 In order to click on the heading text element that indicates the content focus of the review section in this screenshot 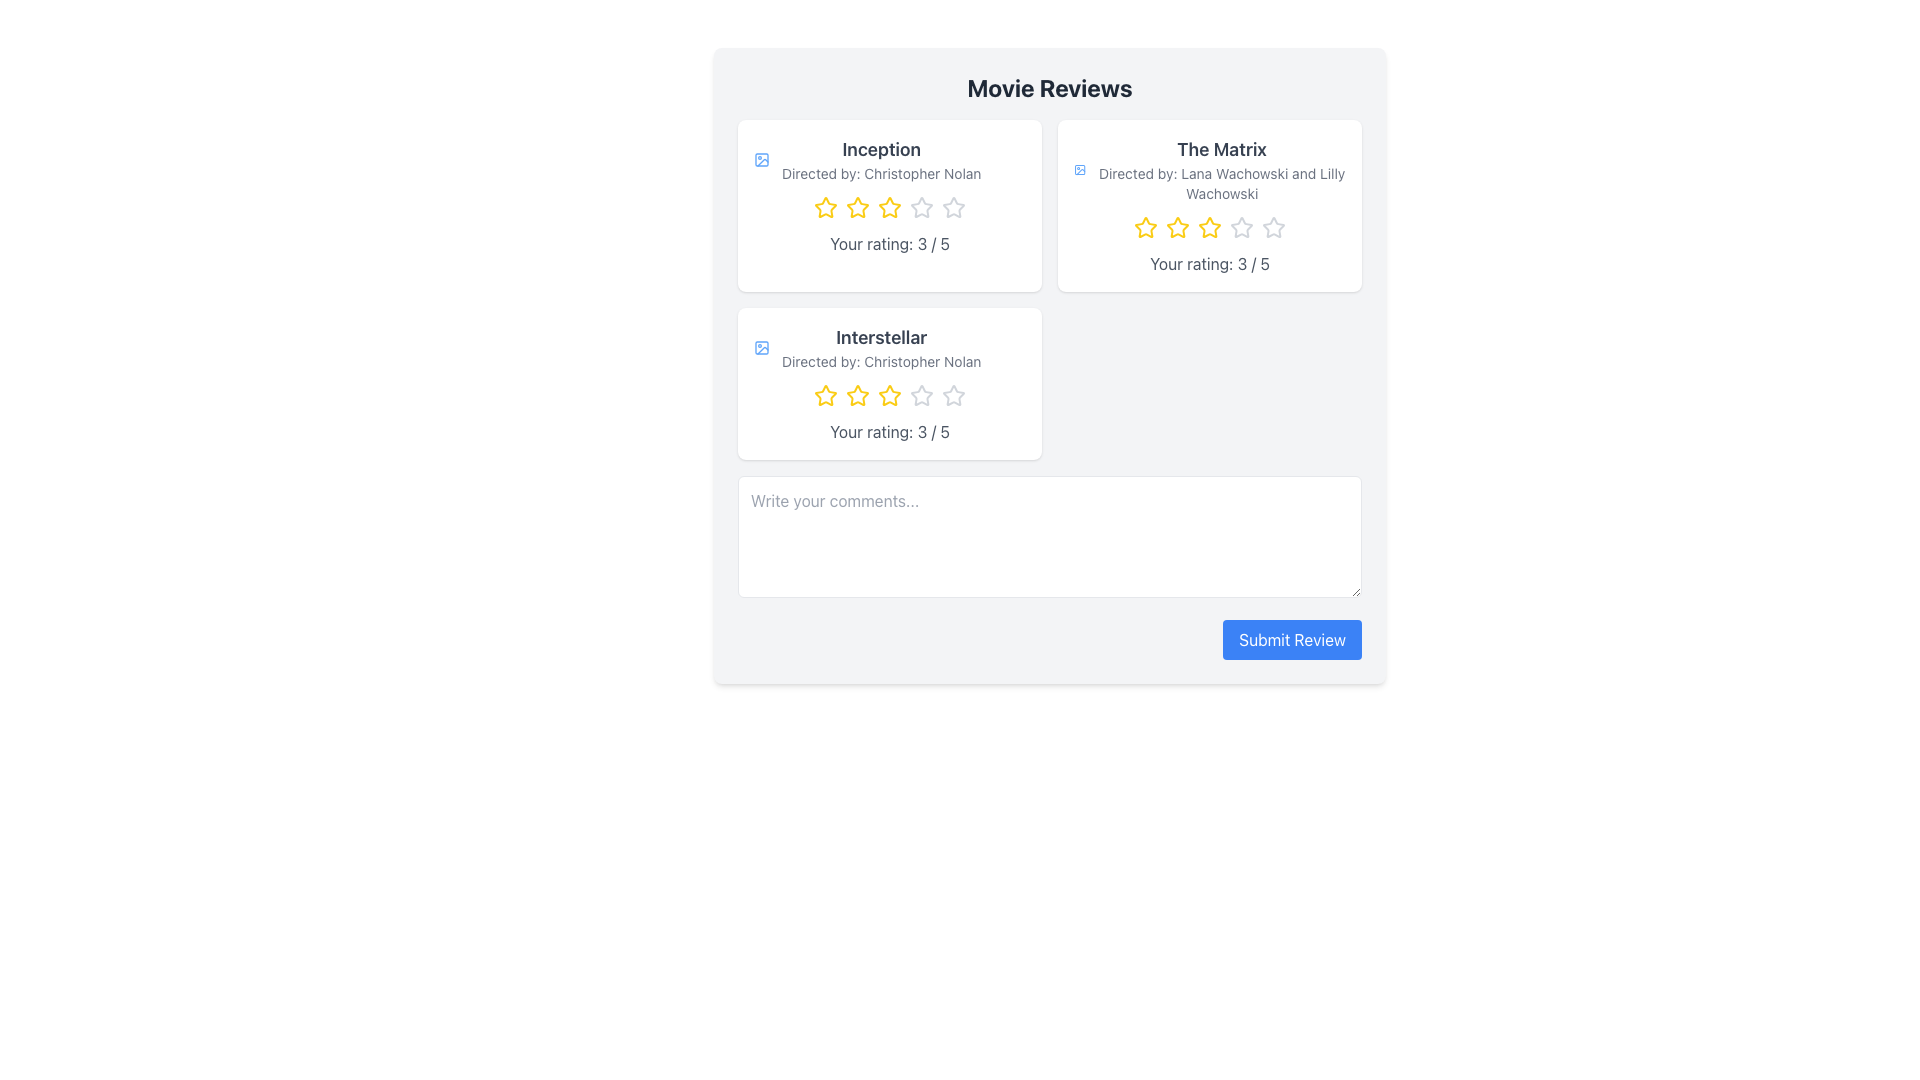, I will do `click(1049, 87)`.